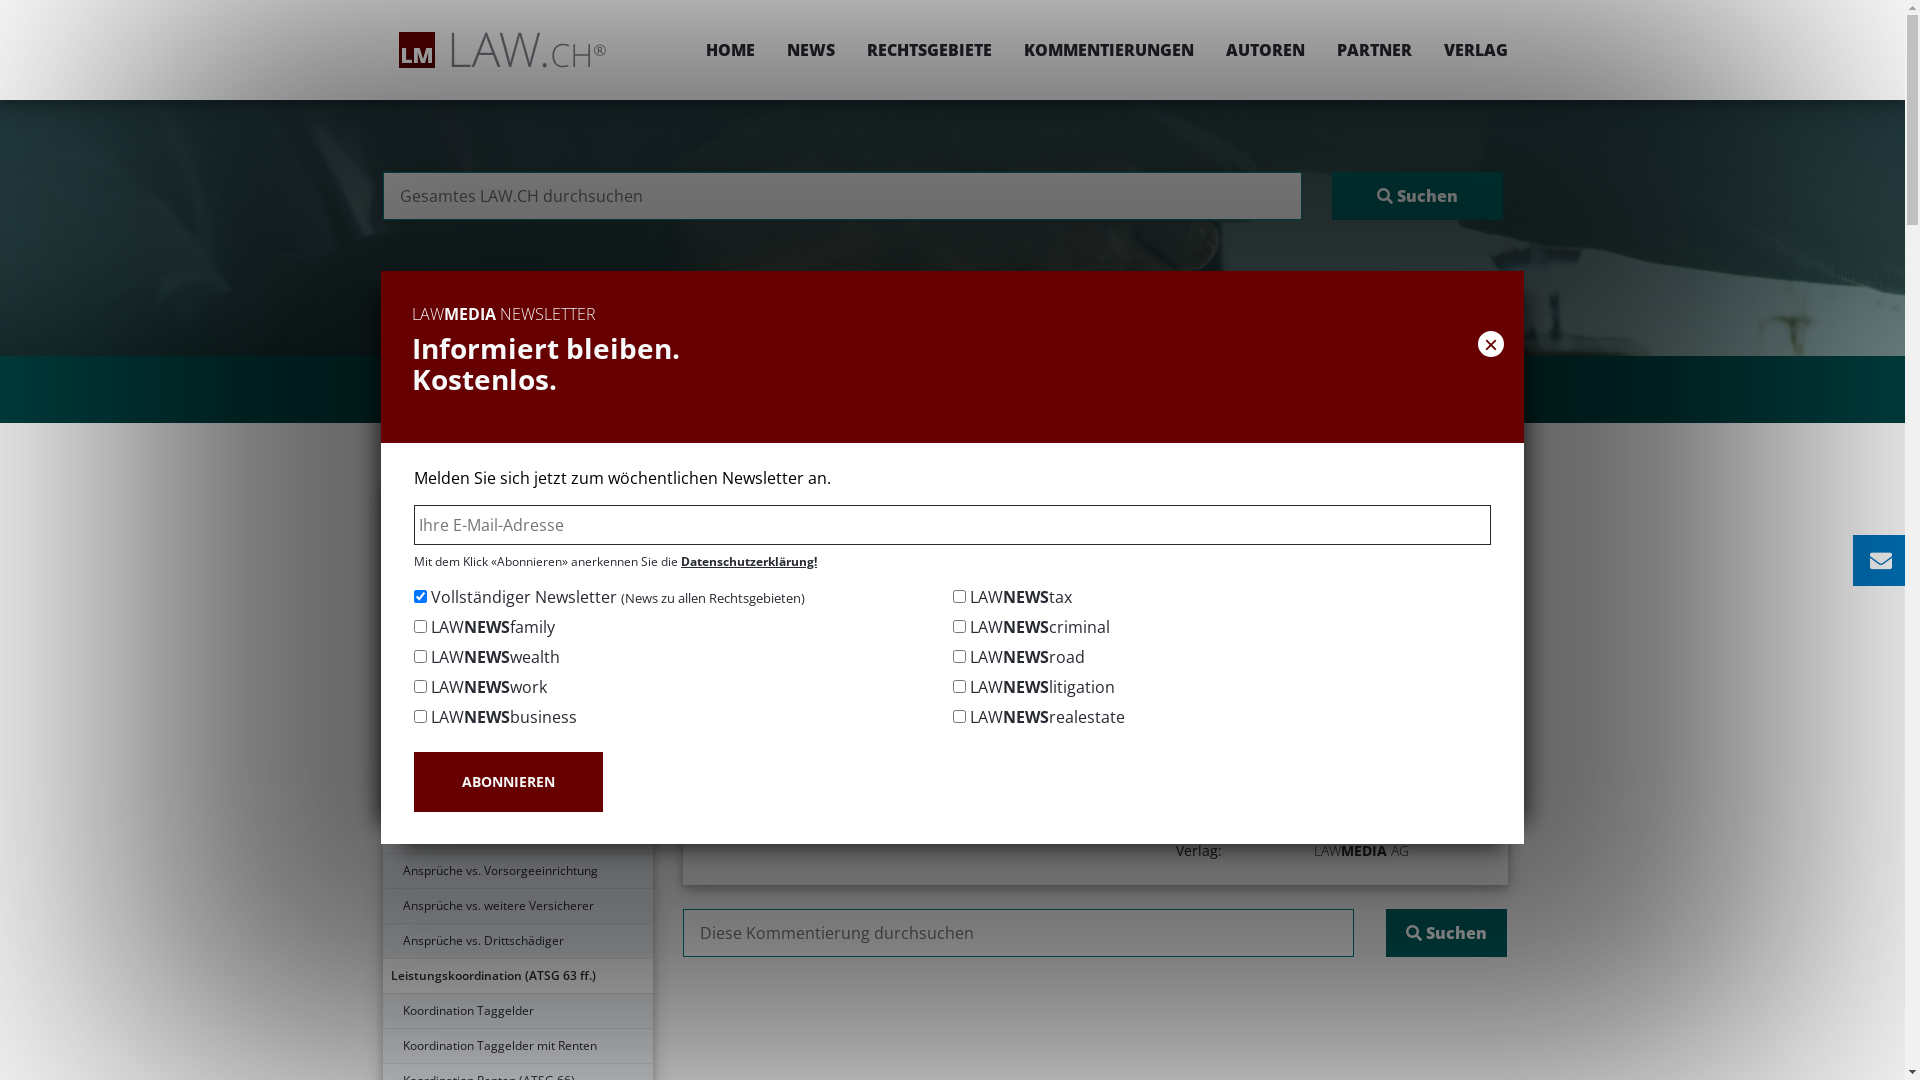 The image size is (1920, 1080). I want to click on 'Koordination Taggelder mit Renten', so click(517, 1044).